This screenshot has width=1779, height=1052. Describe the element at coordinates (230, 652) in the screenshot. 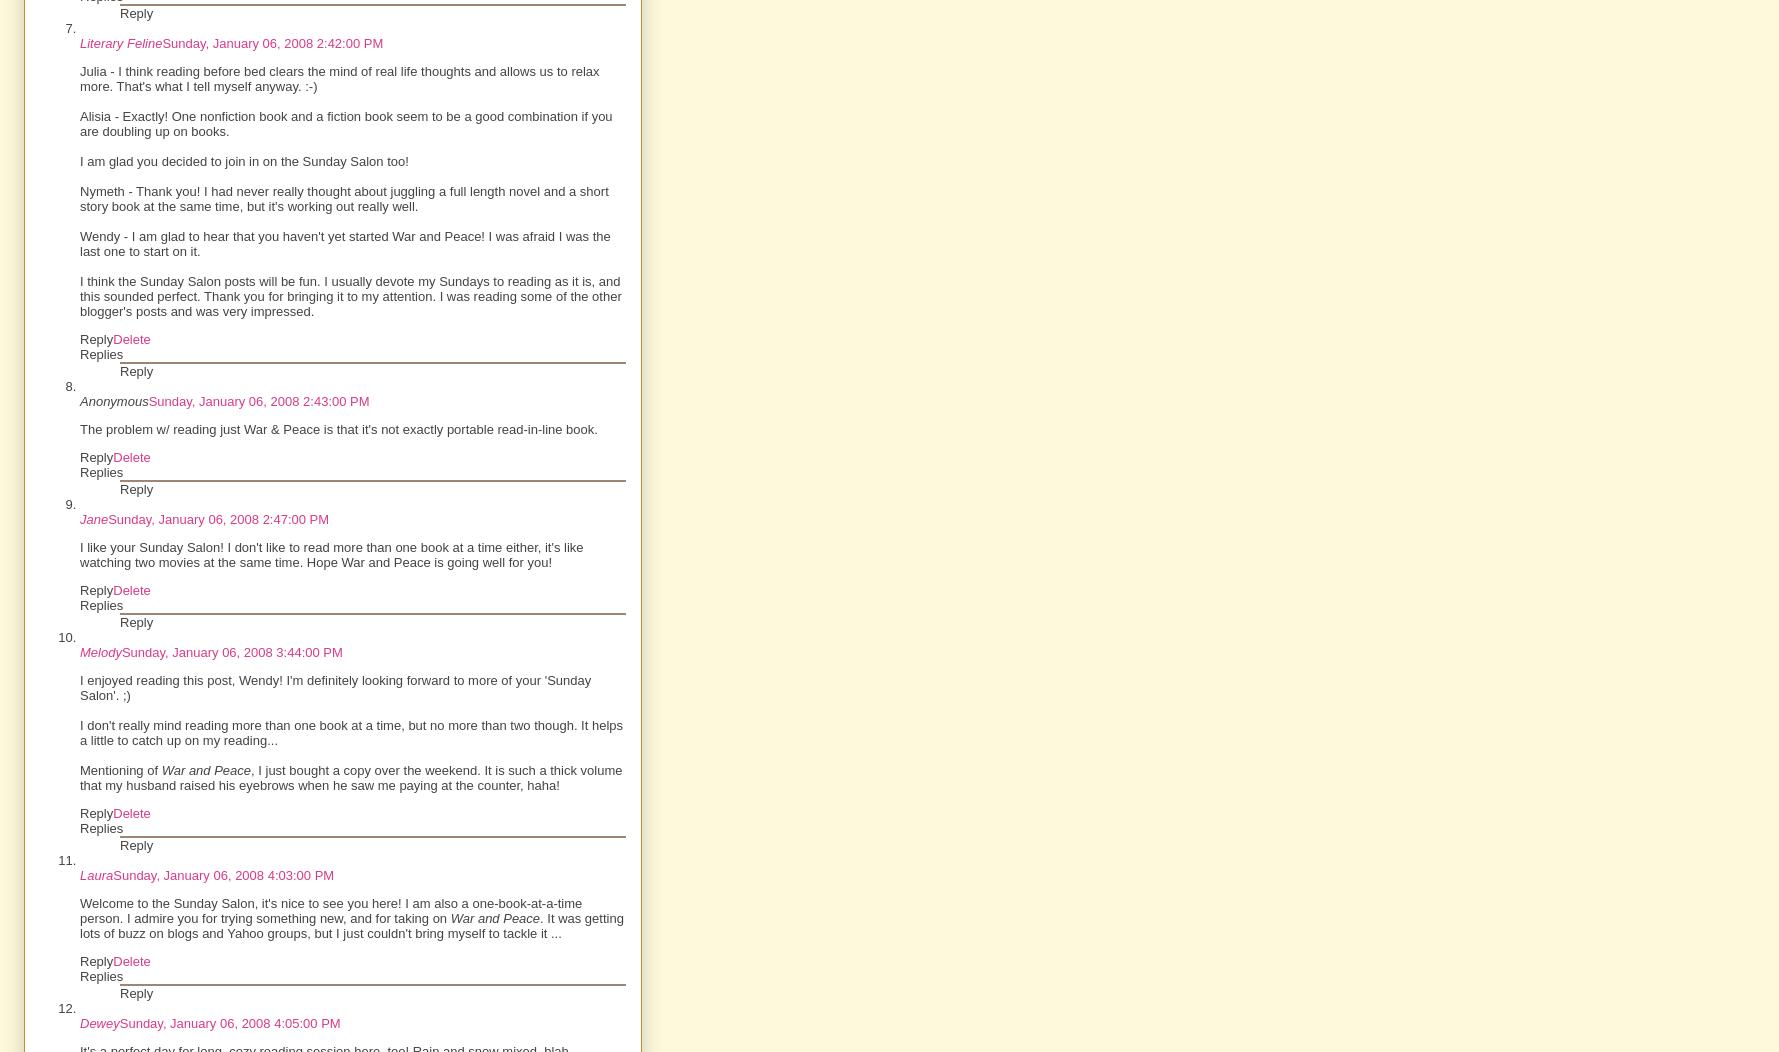

I see `'Sunday, January 06, 2008 3:44:00 PM'` at that location.